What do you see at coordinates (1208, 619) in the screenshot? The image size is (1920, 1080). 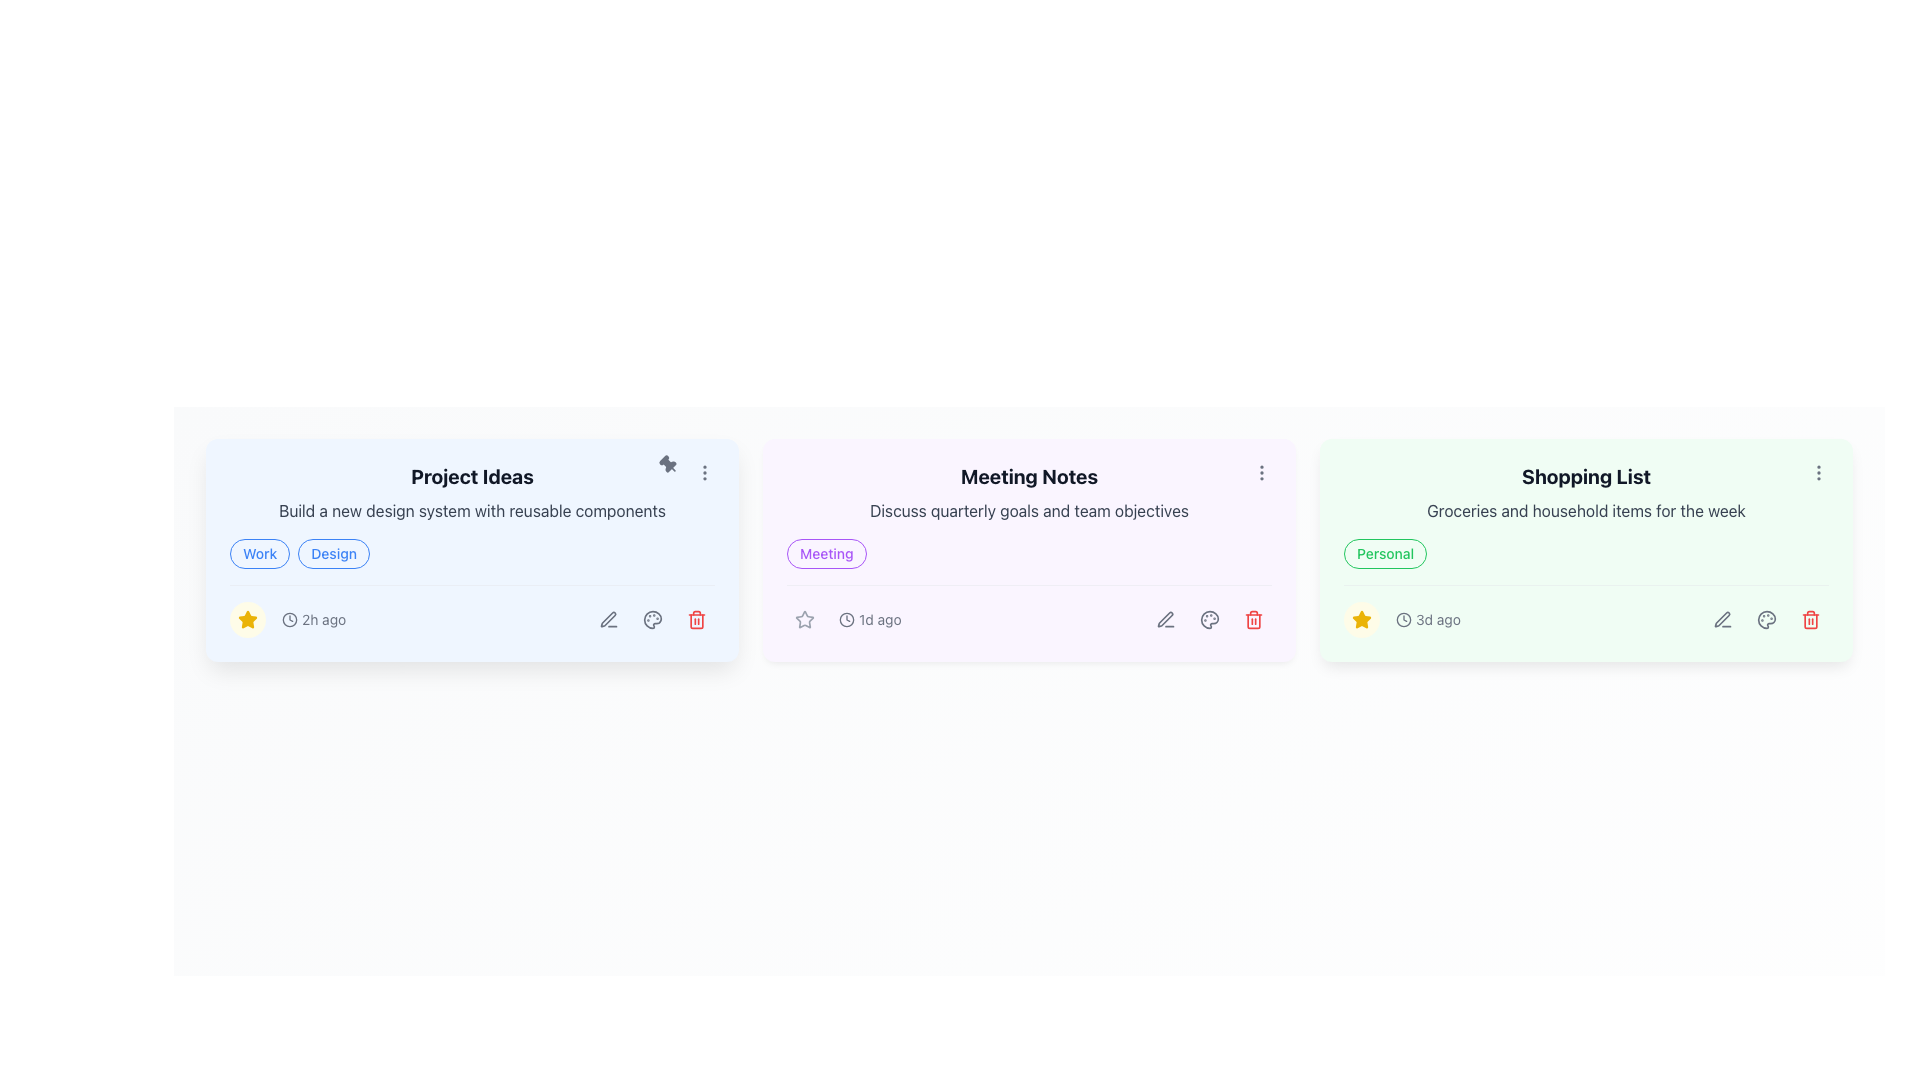 I see `the button with a painter's palette icon located at the lower-right corner of the 'Meeting Notes' card` at bounding box center [1208, 619].